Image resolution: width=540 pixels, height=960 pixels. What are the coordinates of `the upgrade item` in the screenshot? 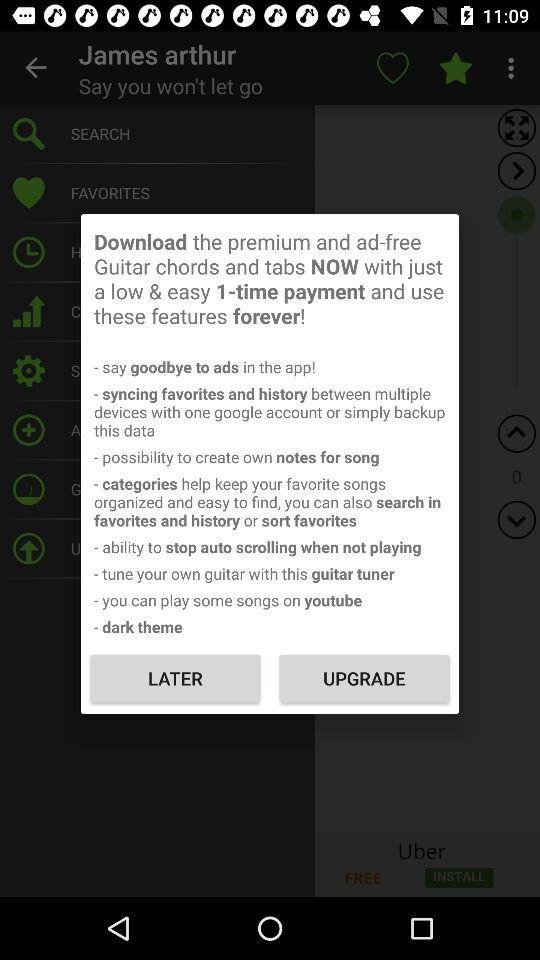 It's located at (363, 678).